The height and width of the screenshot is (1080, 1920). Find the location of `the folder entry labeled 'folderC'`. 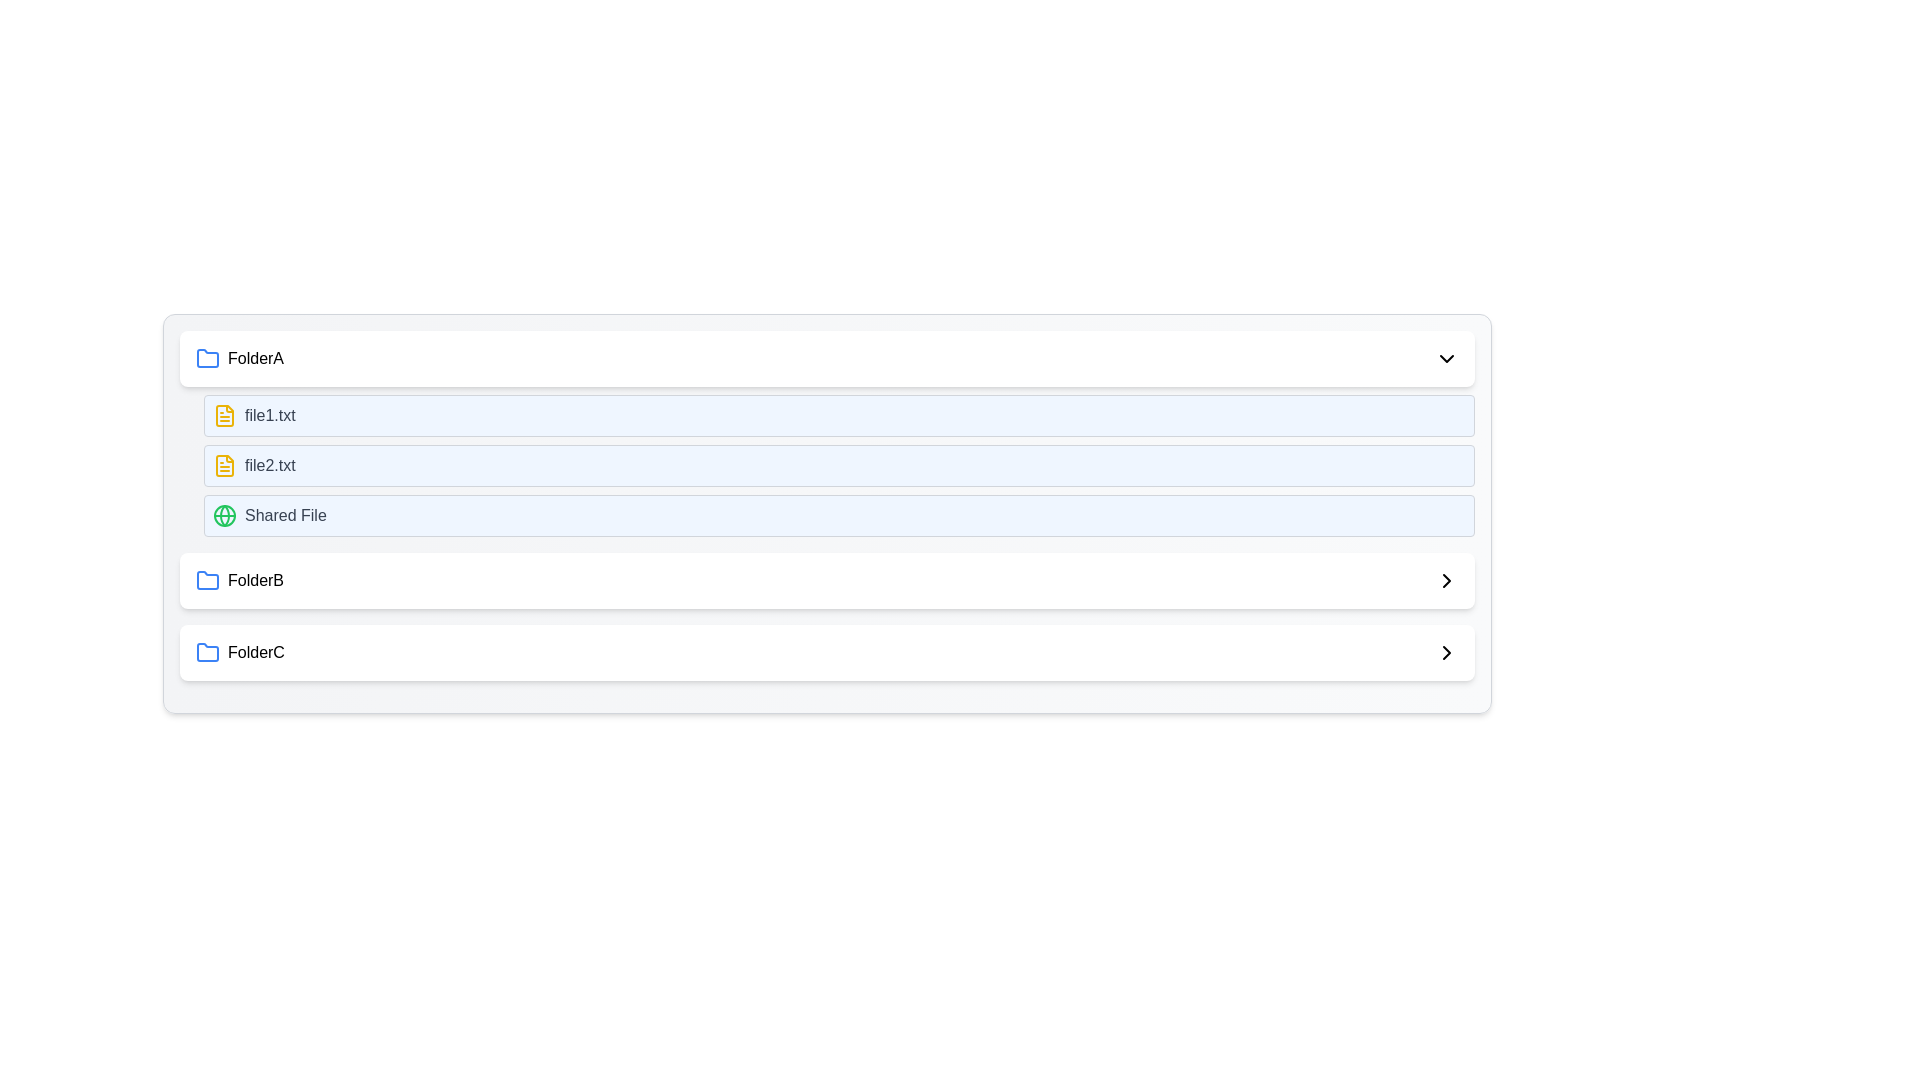

the folder entry labeled 'folderC' is located at coordinates (827, 652).